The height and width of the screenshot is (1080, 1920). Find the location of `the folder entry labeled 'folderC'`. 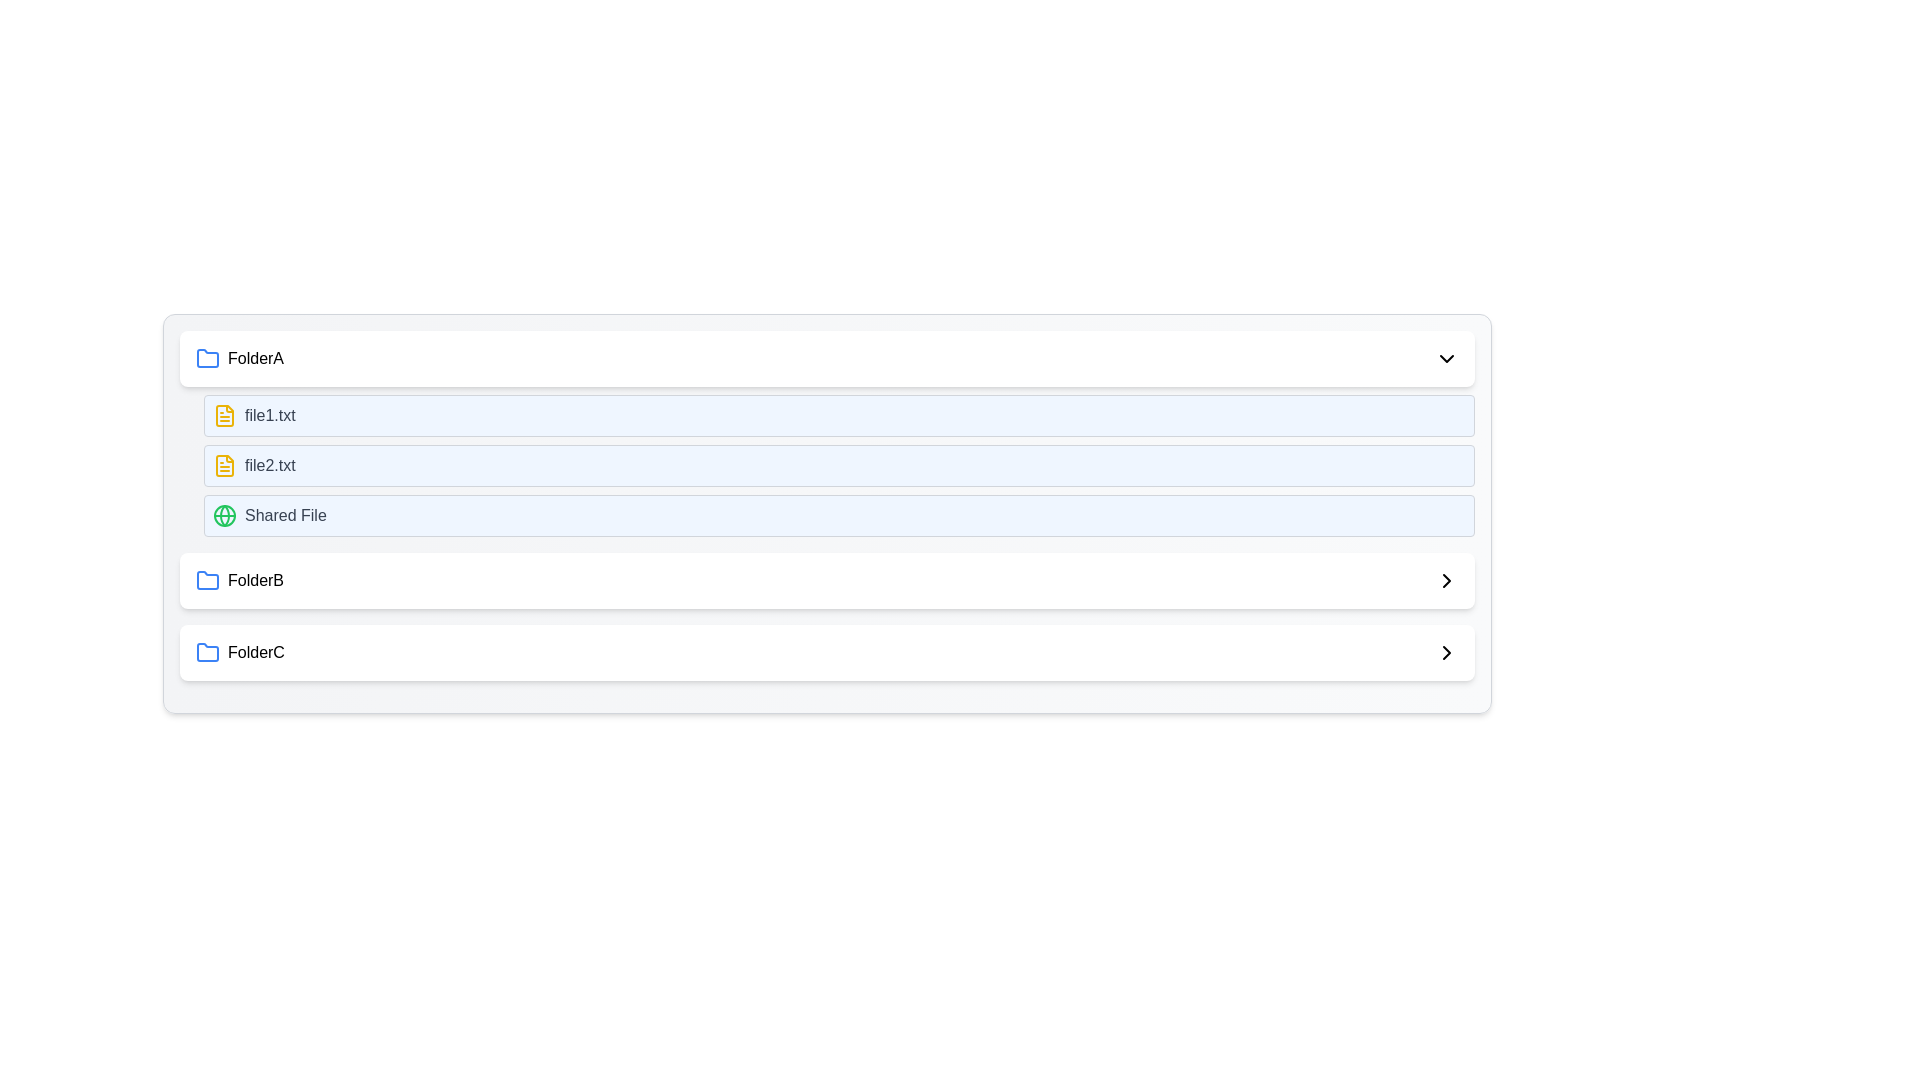

the folder entry labeled 'folderC' is located at coordinates (827, 652).